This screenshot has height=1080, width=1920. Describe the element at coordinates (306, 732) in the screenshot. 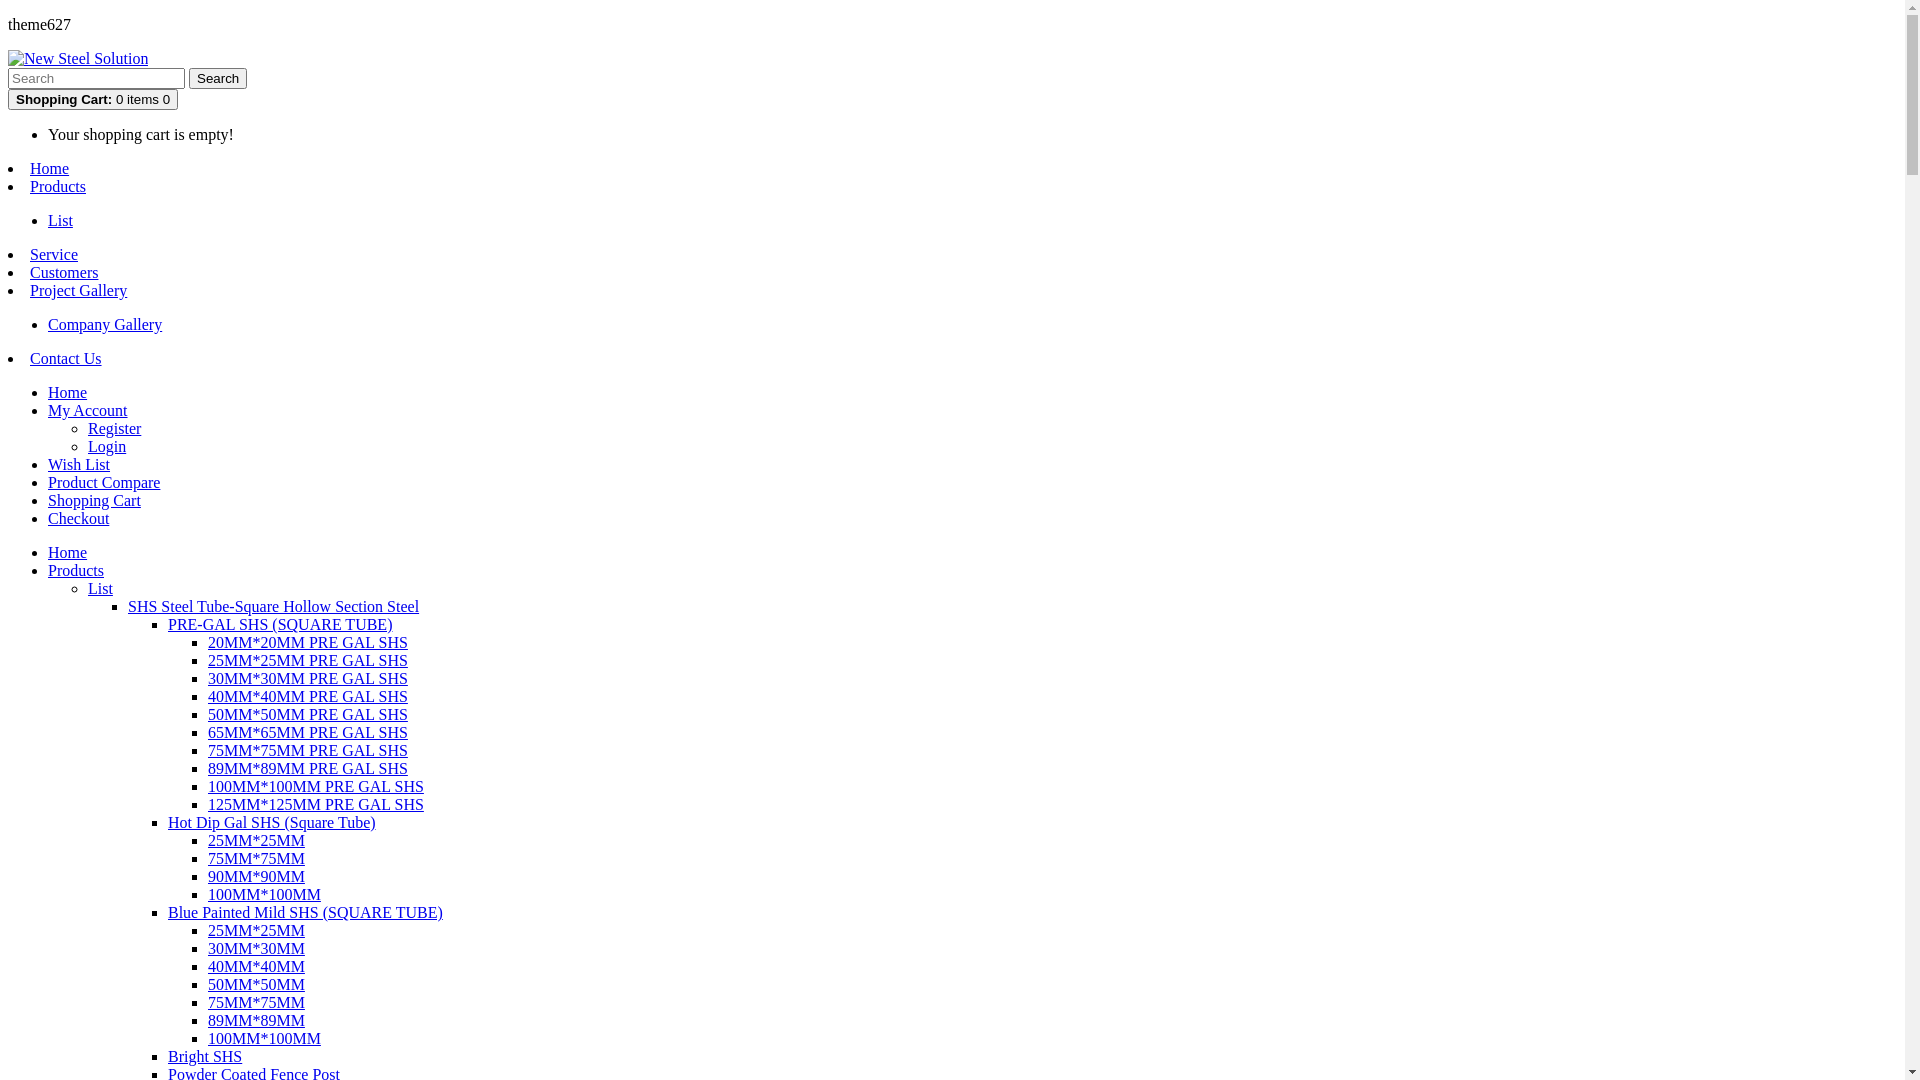

I see `'65MM*65MM PRE GAL SHS'` at that location.